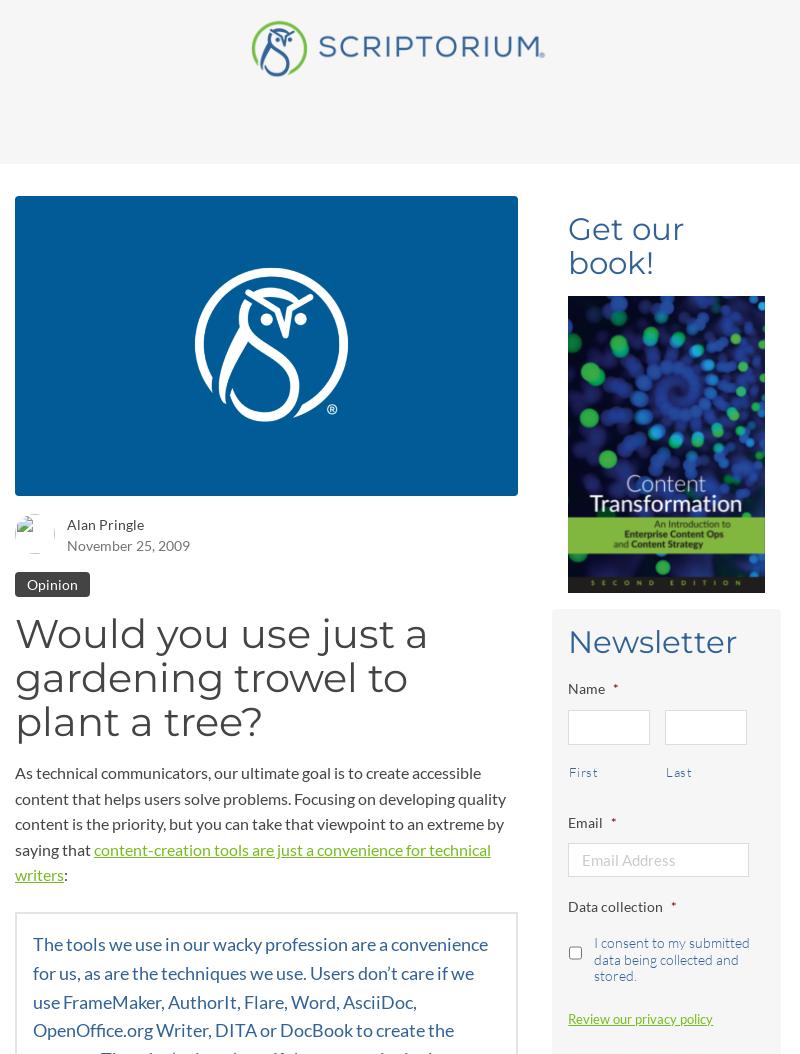  What do you see at coordinates (191, 34) in the screenshot?
I see `'Services'` at bounding box center [191, 34].